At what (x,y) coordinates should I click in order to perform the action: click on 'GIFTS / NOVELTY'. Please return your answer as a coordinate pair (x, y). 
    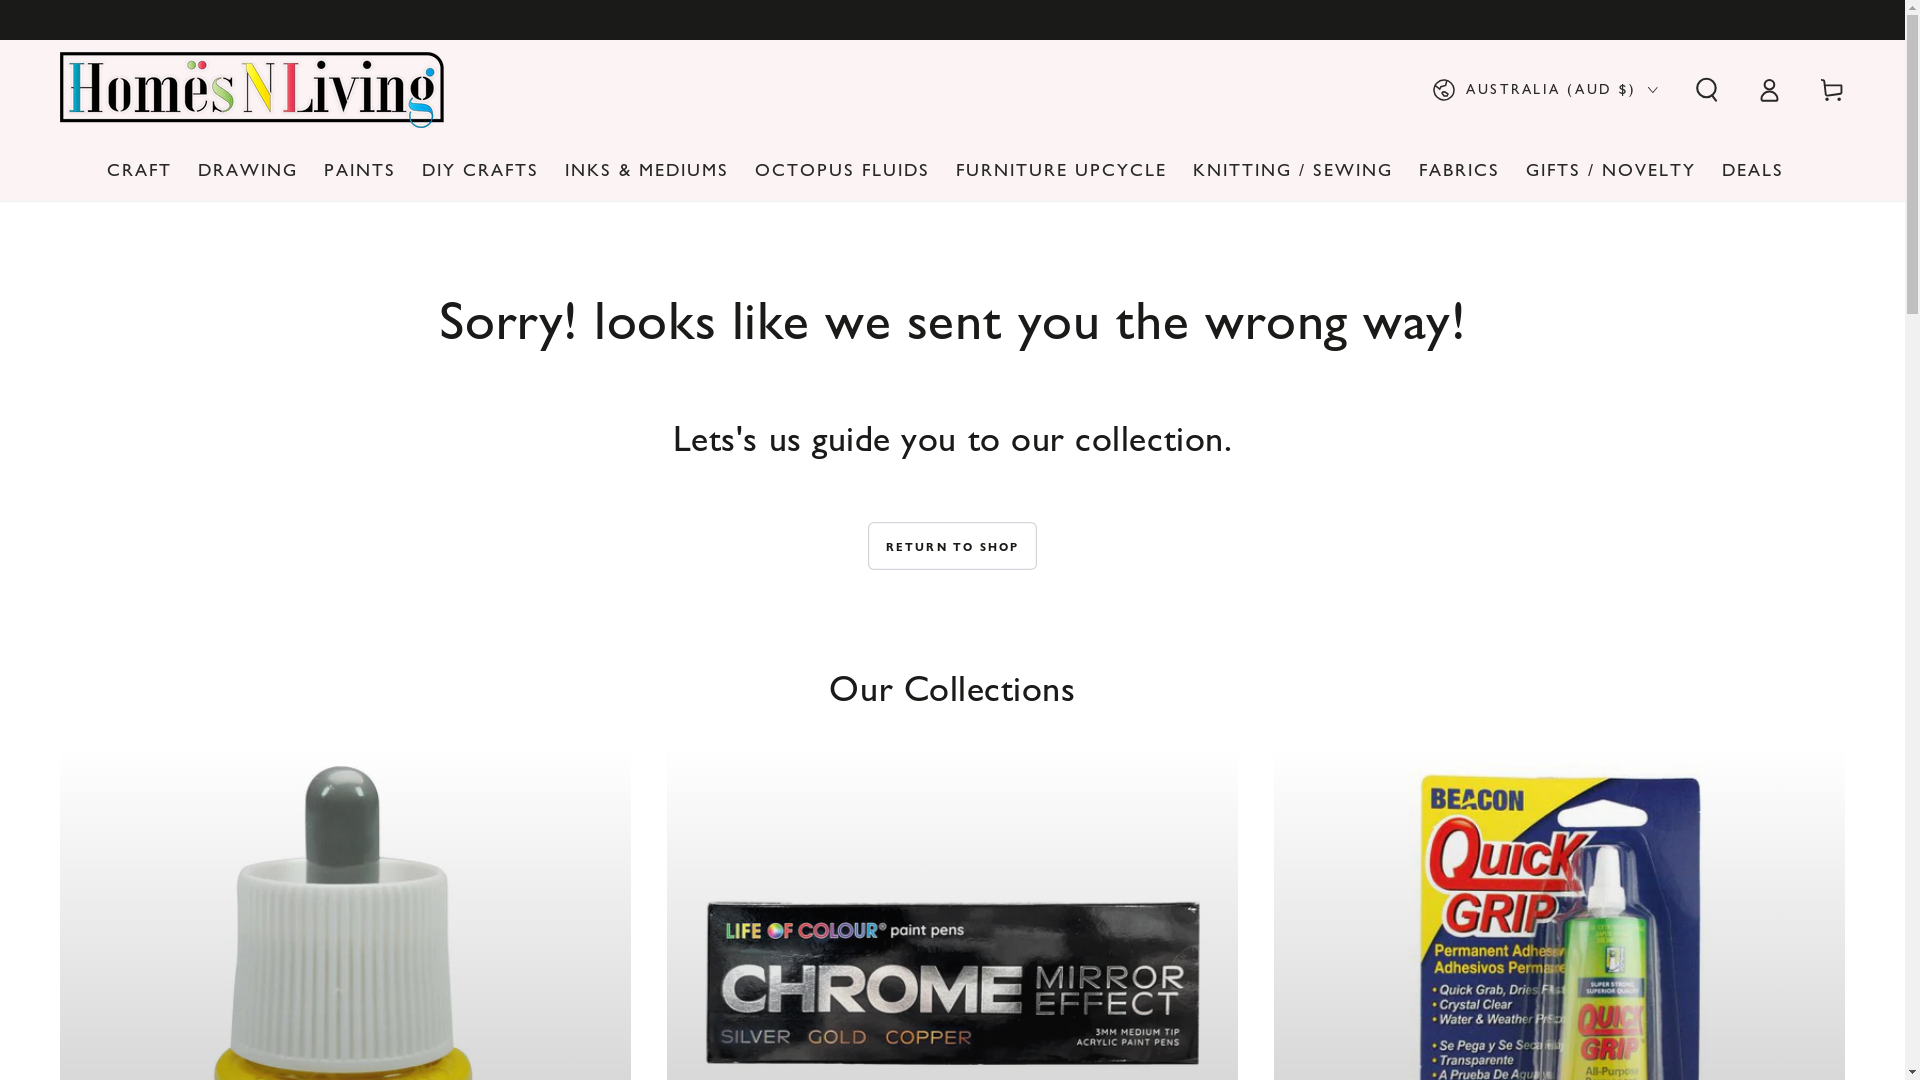
    Looking at the image, I should click on (1611, 169).